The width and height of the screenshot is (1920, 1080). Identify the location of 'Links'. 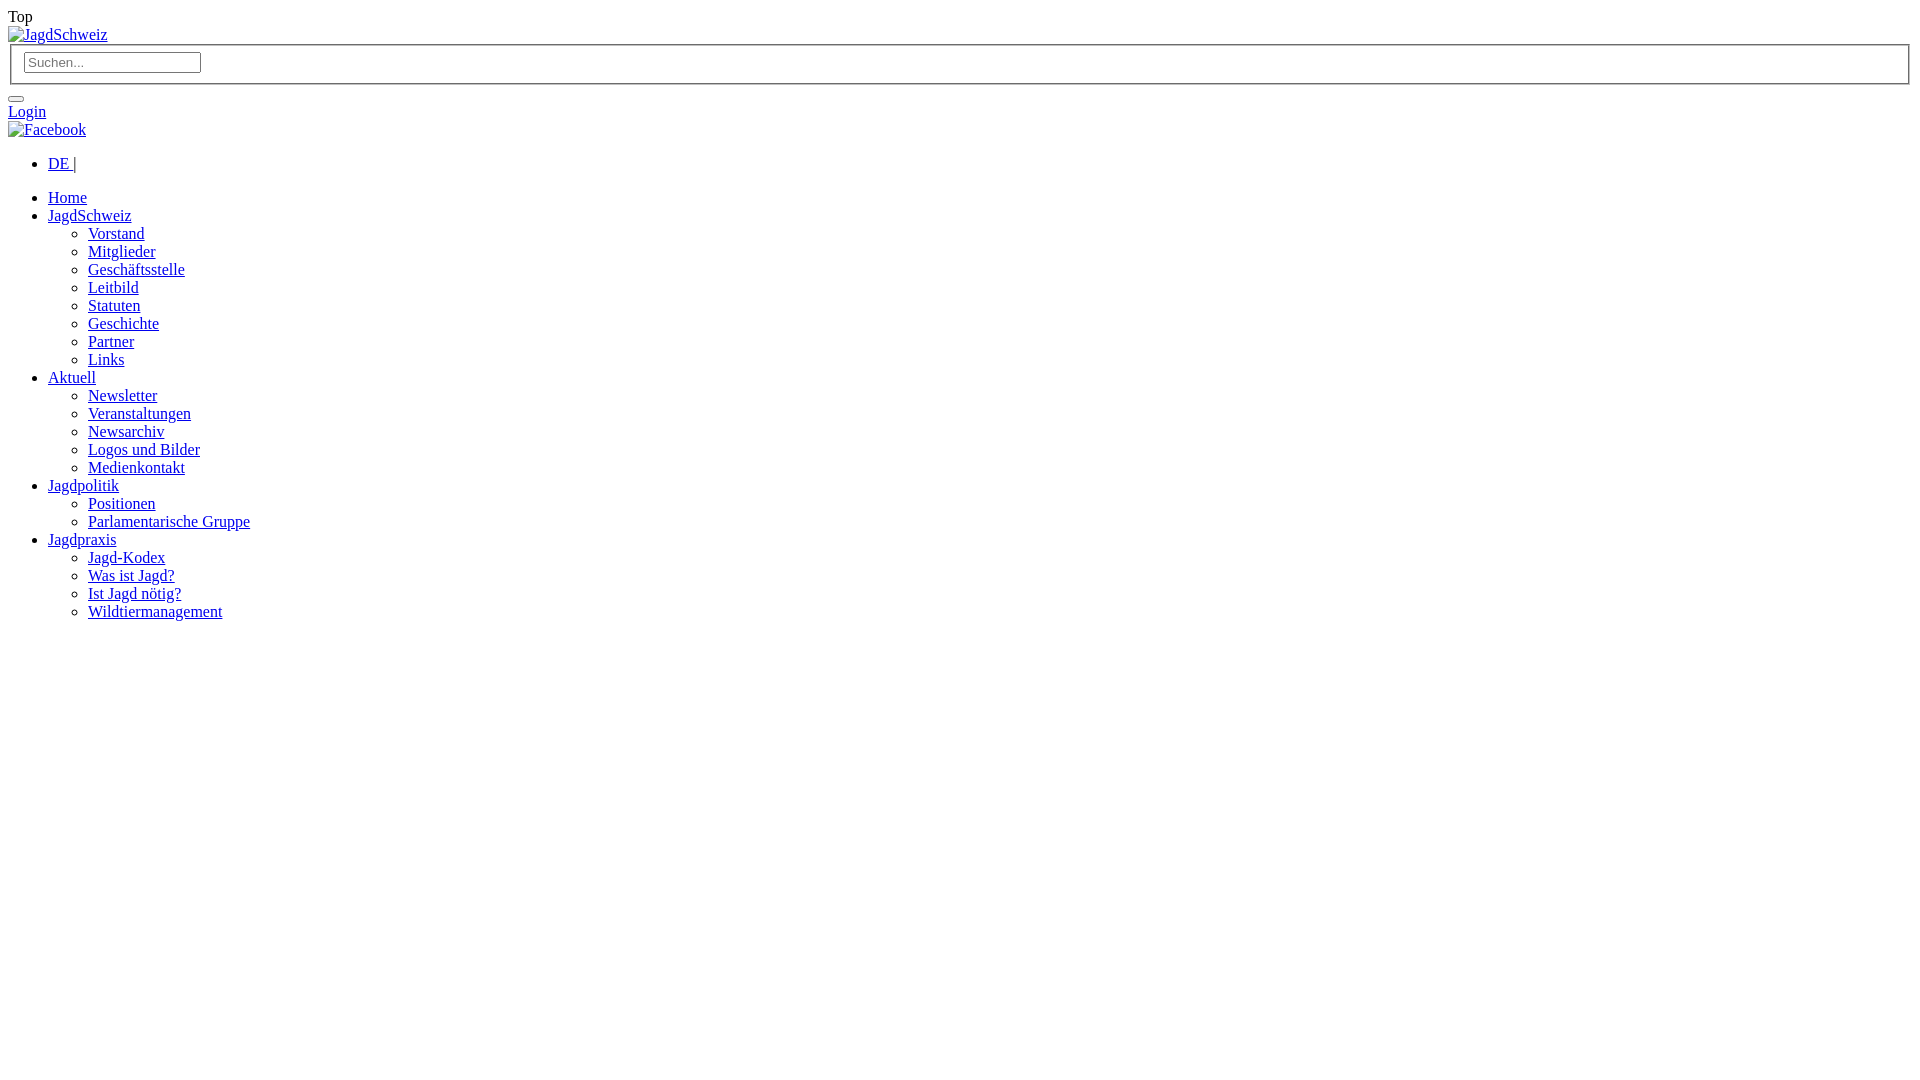
(104, 358).